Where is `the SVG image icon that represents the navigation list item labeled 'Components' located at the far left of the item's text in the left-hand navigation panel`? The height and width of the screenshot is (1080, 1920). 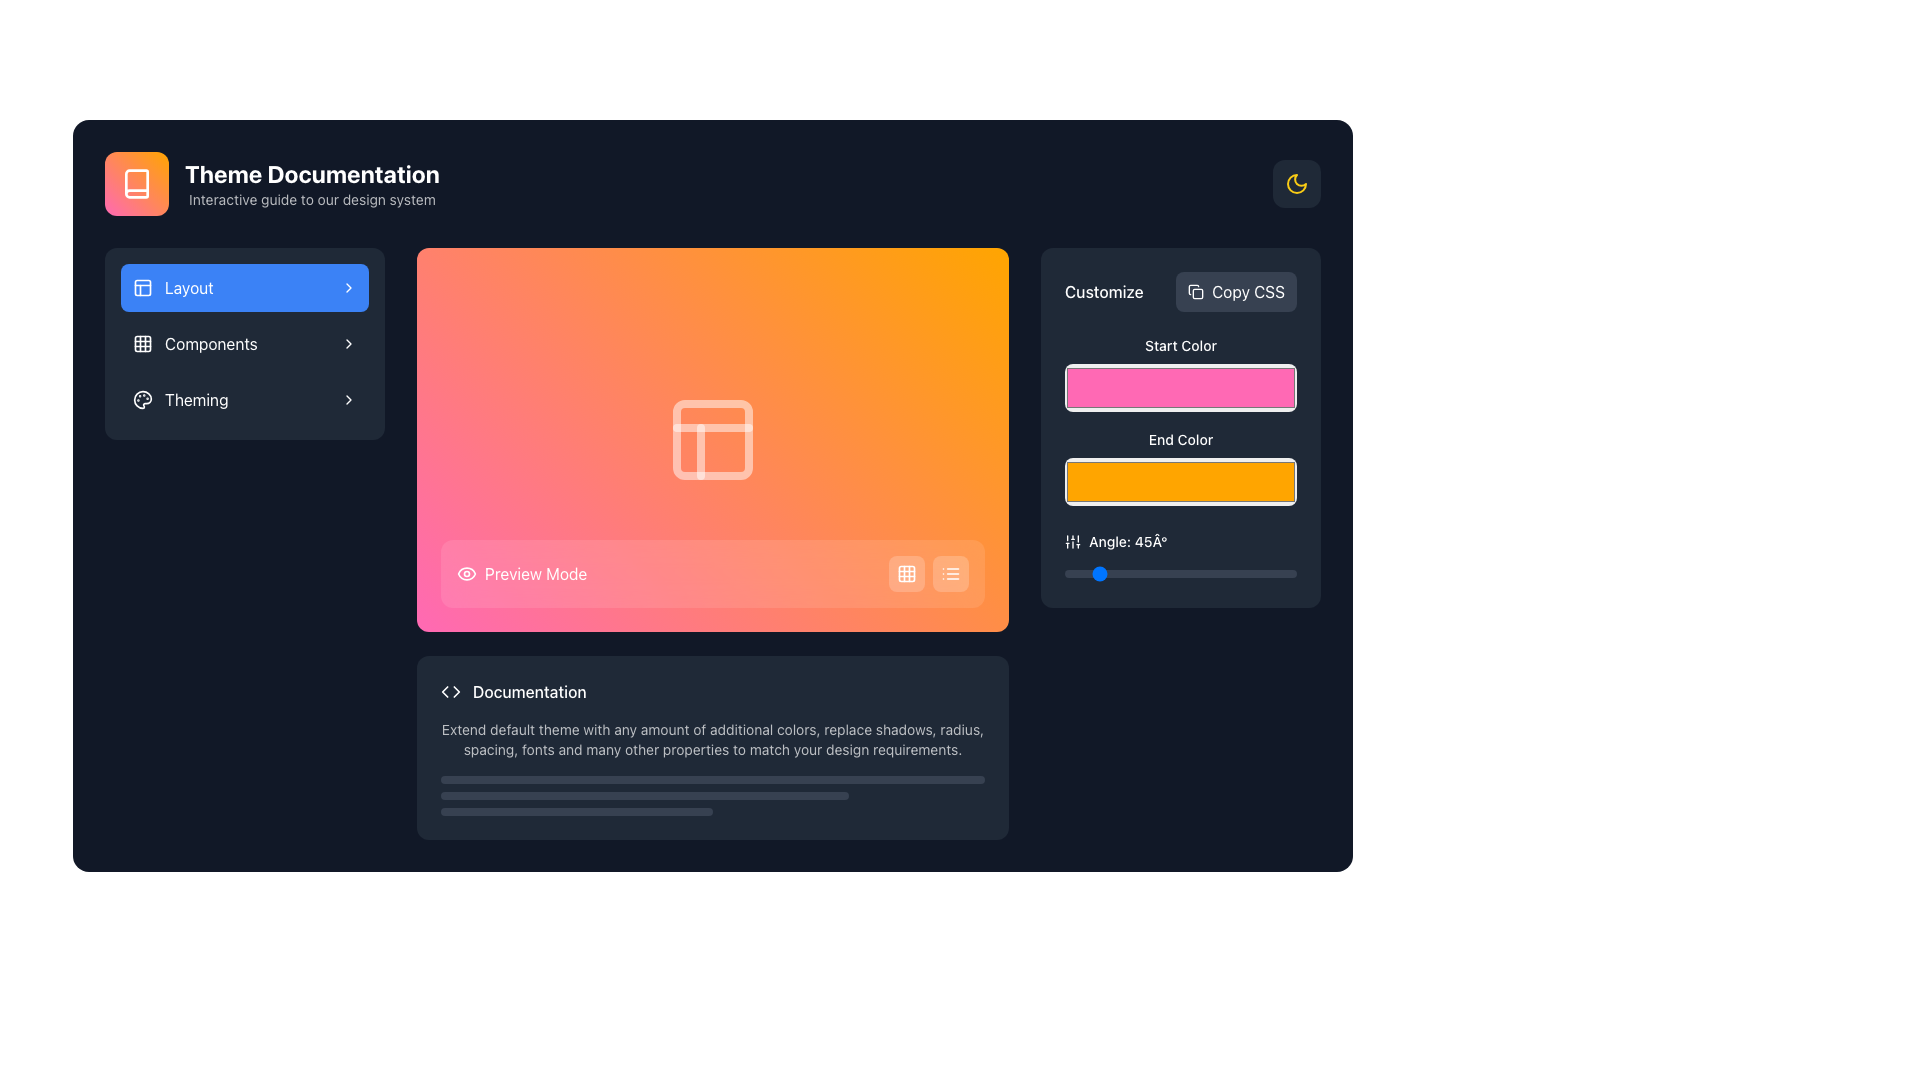
the SVG image icon that represents the navigation list item labeled 'Components' located at the far left of the item's text in the left-hand navigation panel is located at coordinates (142, 342).